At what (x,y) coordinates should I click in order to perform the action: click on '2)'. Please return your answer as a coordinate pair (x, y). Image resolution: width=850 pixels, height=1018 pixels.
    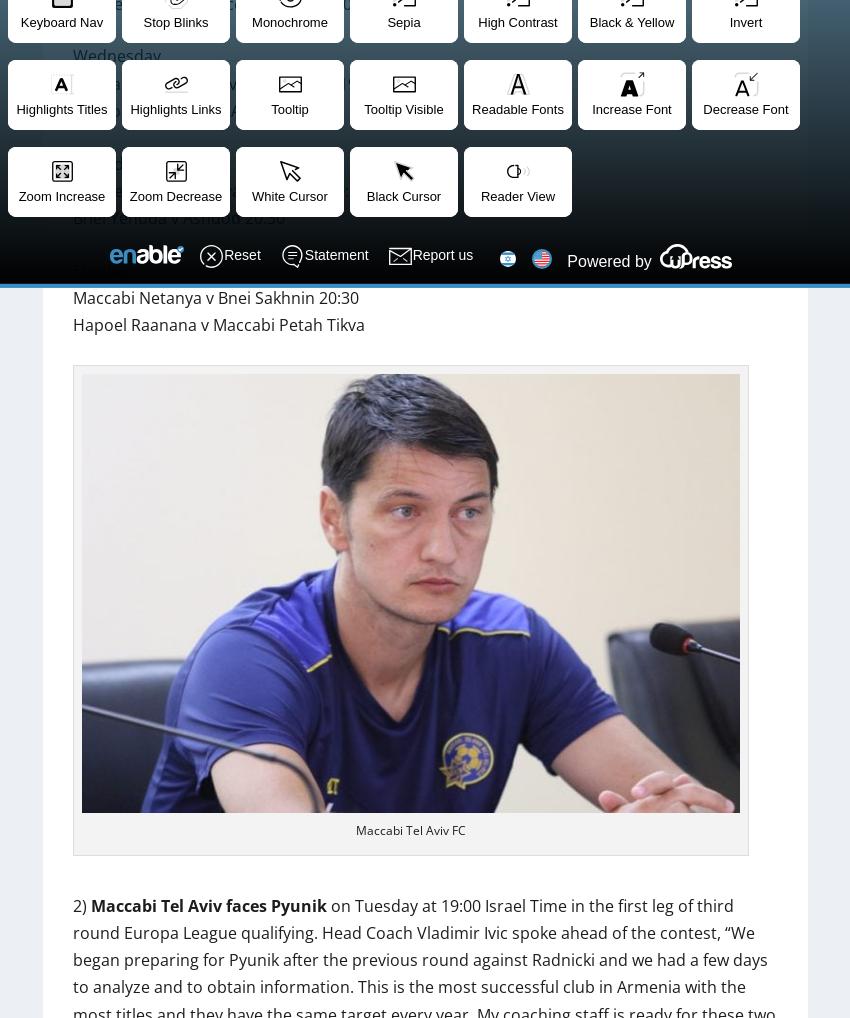
    Looking at the image, I should click on (81, 905).